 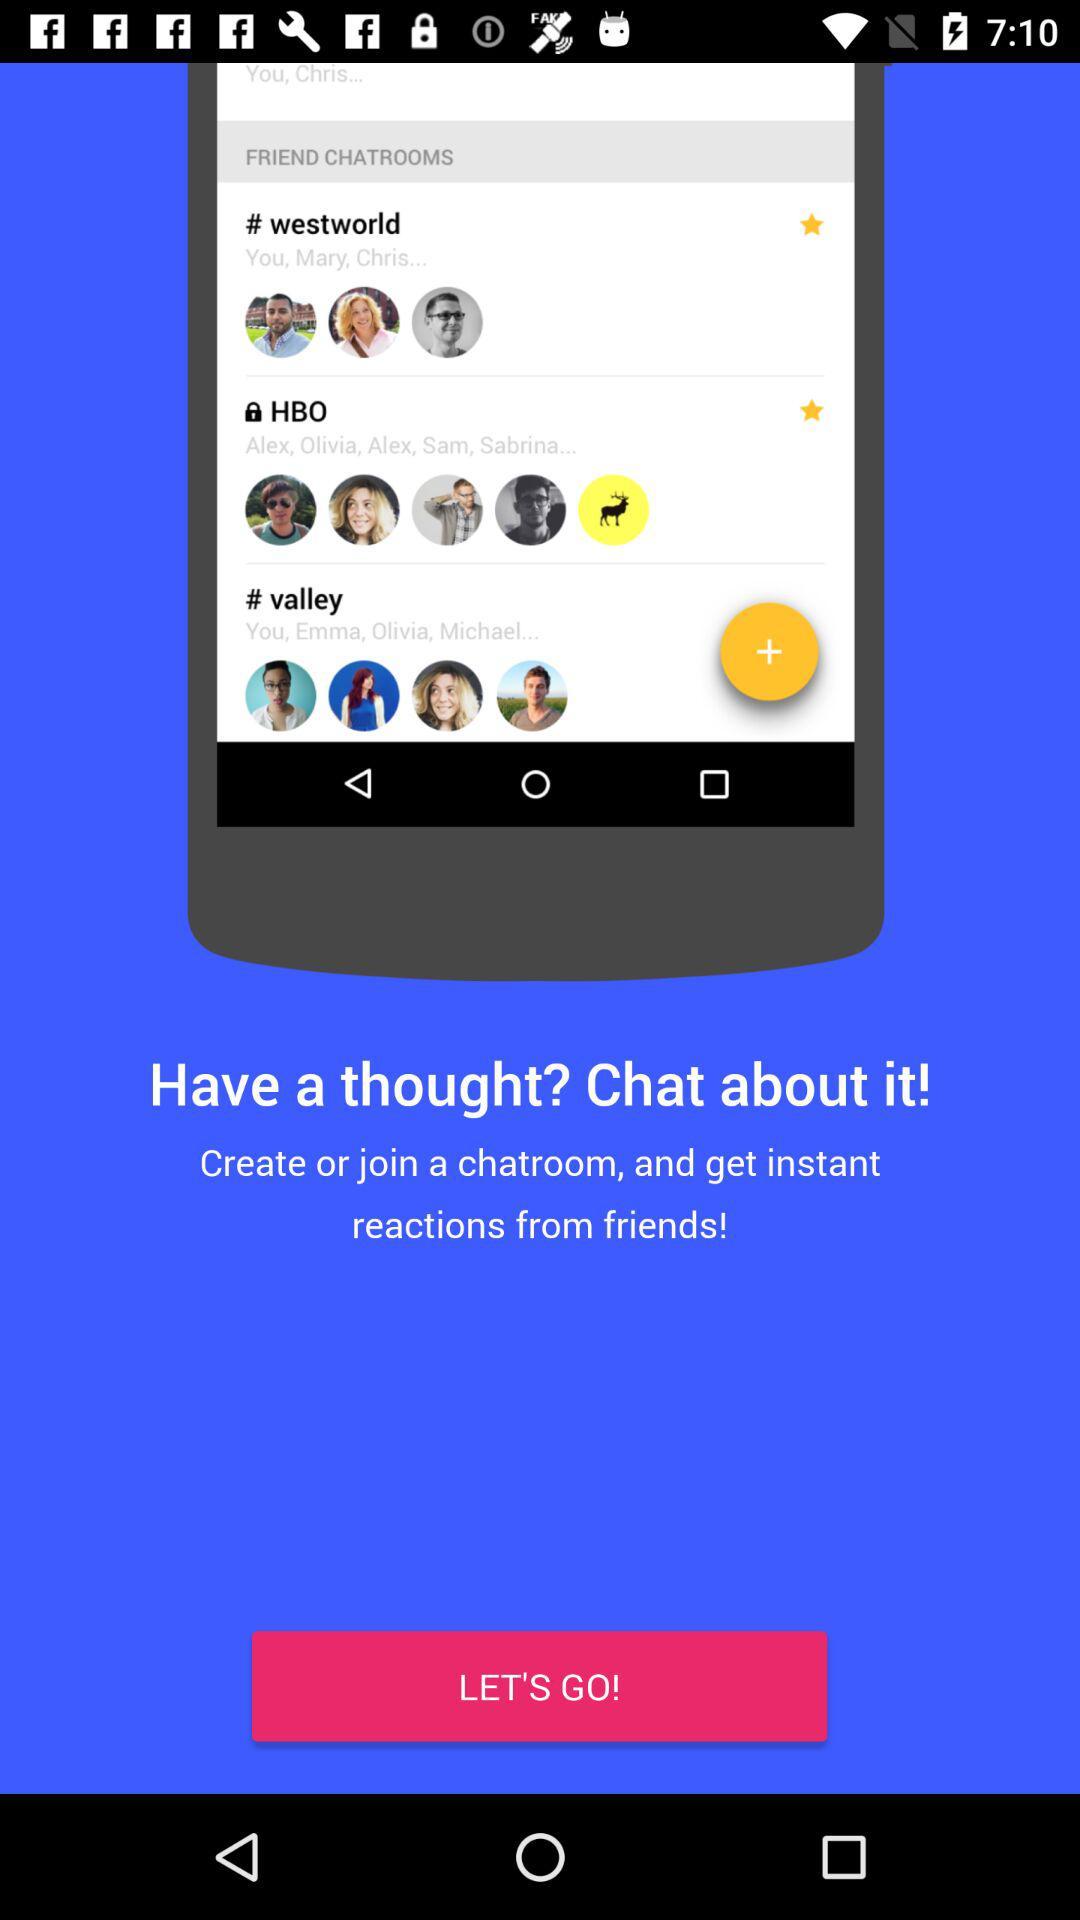 I want to click on icon below the create or join, so click(x=538, y=1685).